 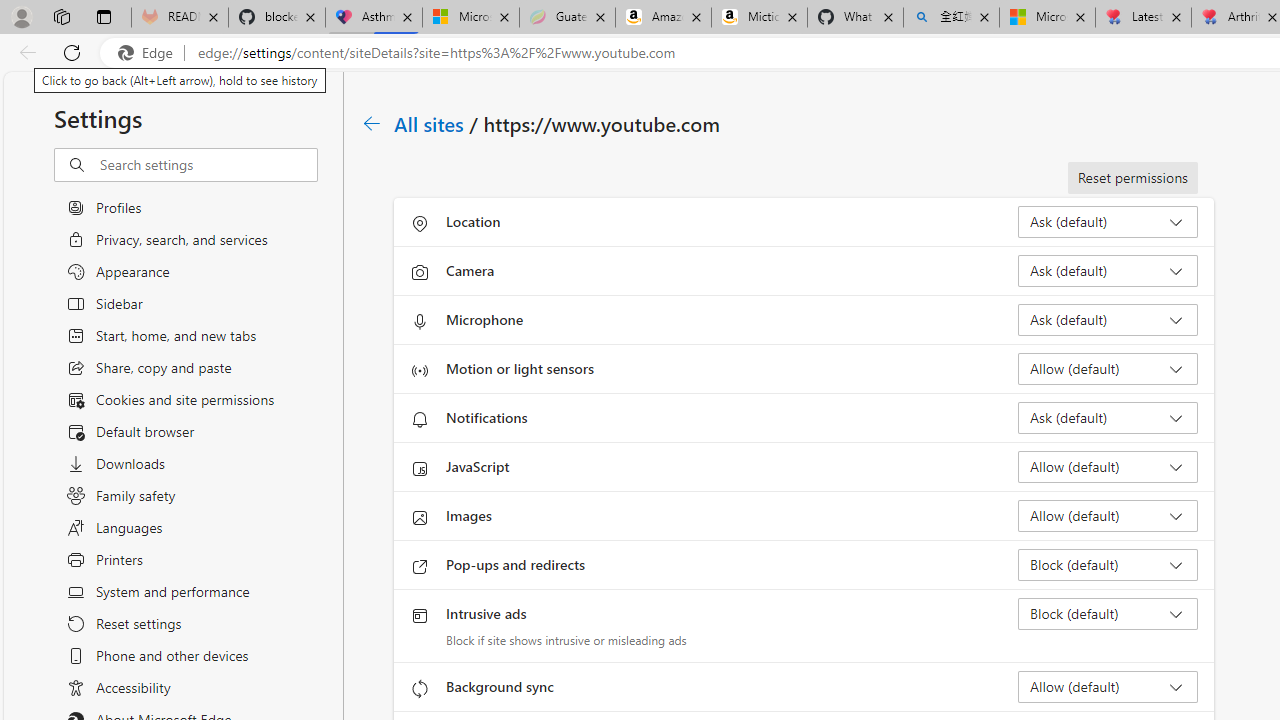 What do you see at coordinates (1106, 466) in the screenshot?
I see `'JavaScript Allow (default)'` at bounding box center [1106, 466].